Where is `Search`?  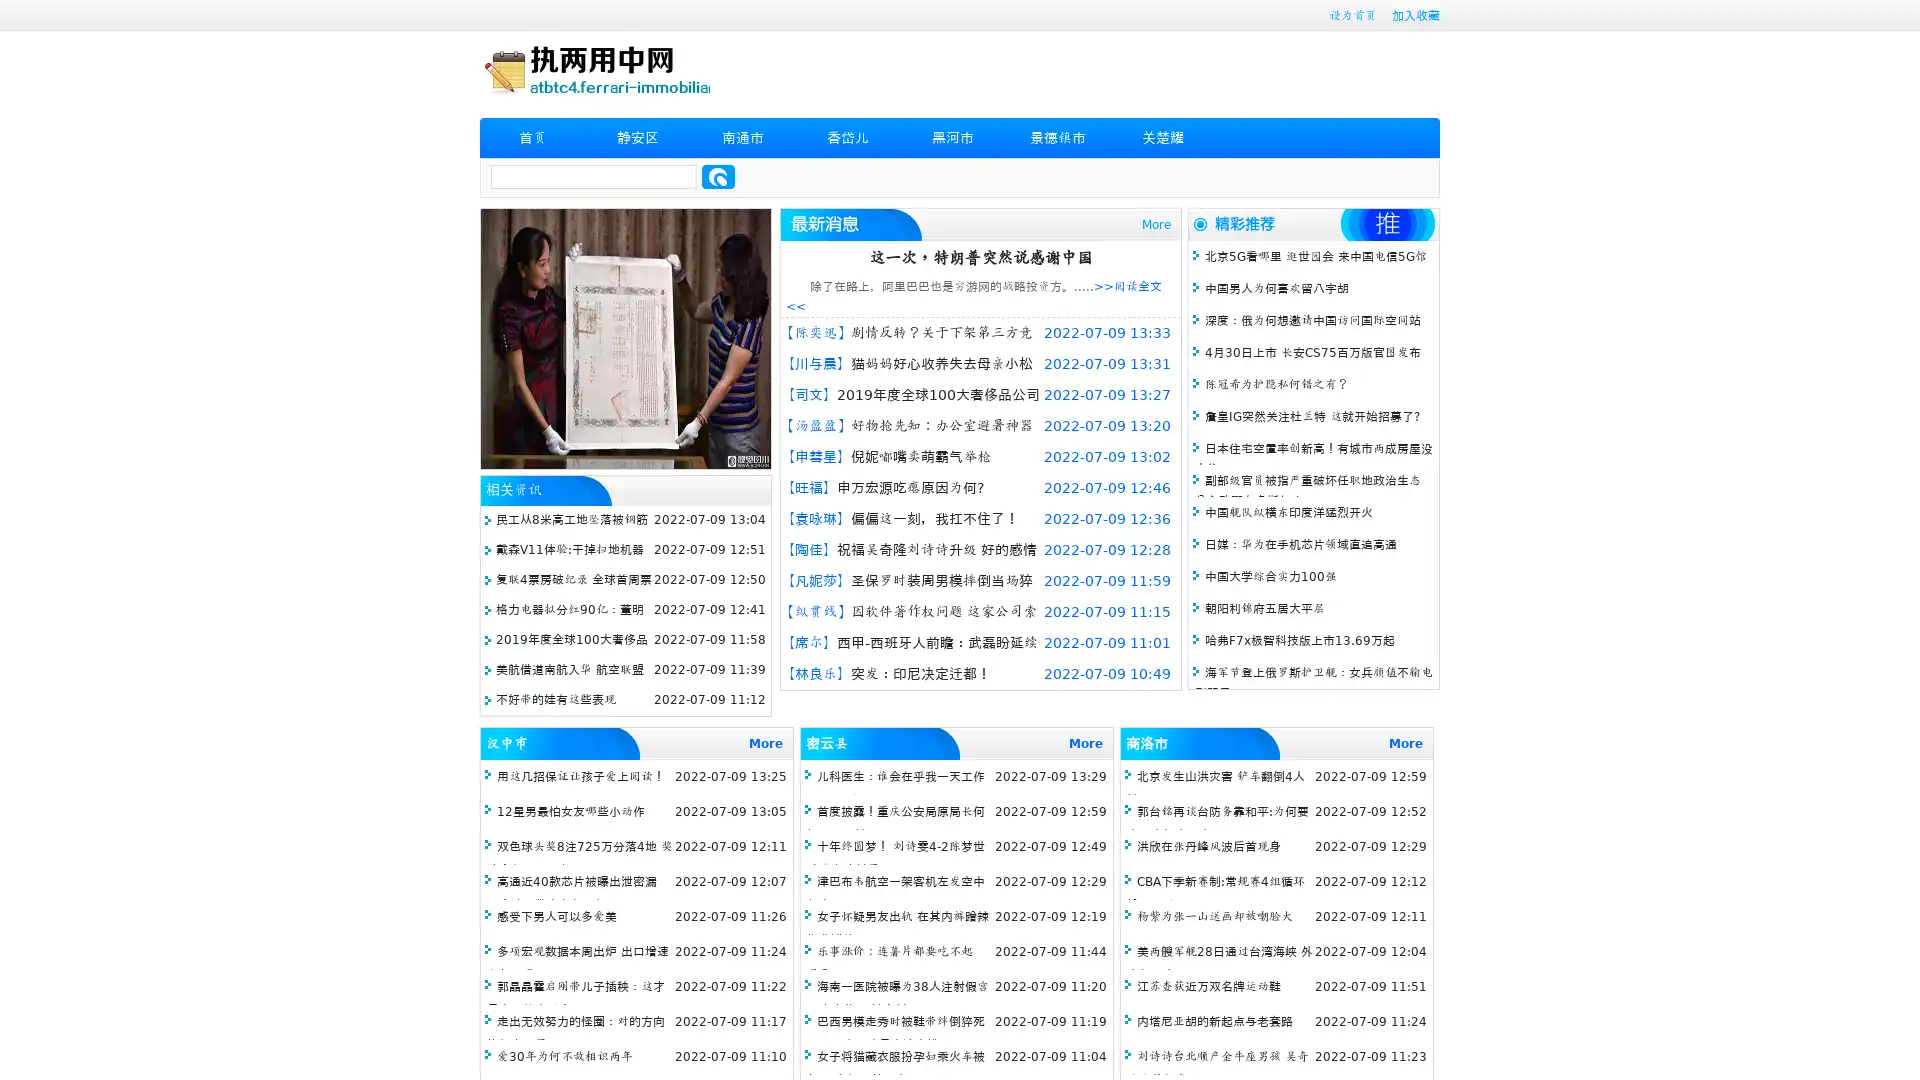 Search is located at coordinates (718, 176).